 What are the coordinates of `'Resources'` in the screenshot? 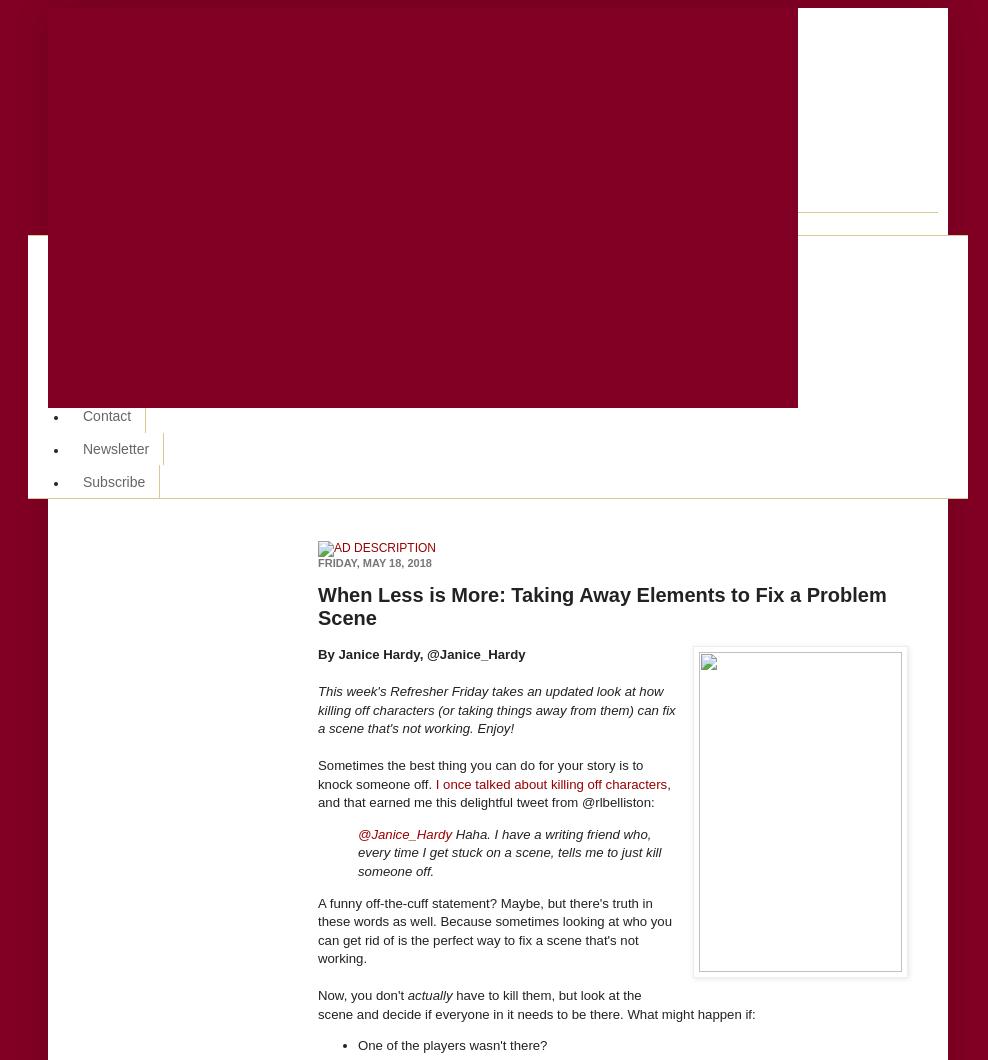 It's located at (115, 317).